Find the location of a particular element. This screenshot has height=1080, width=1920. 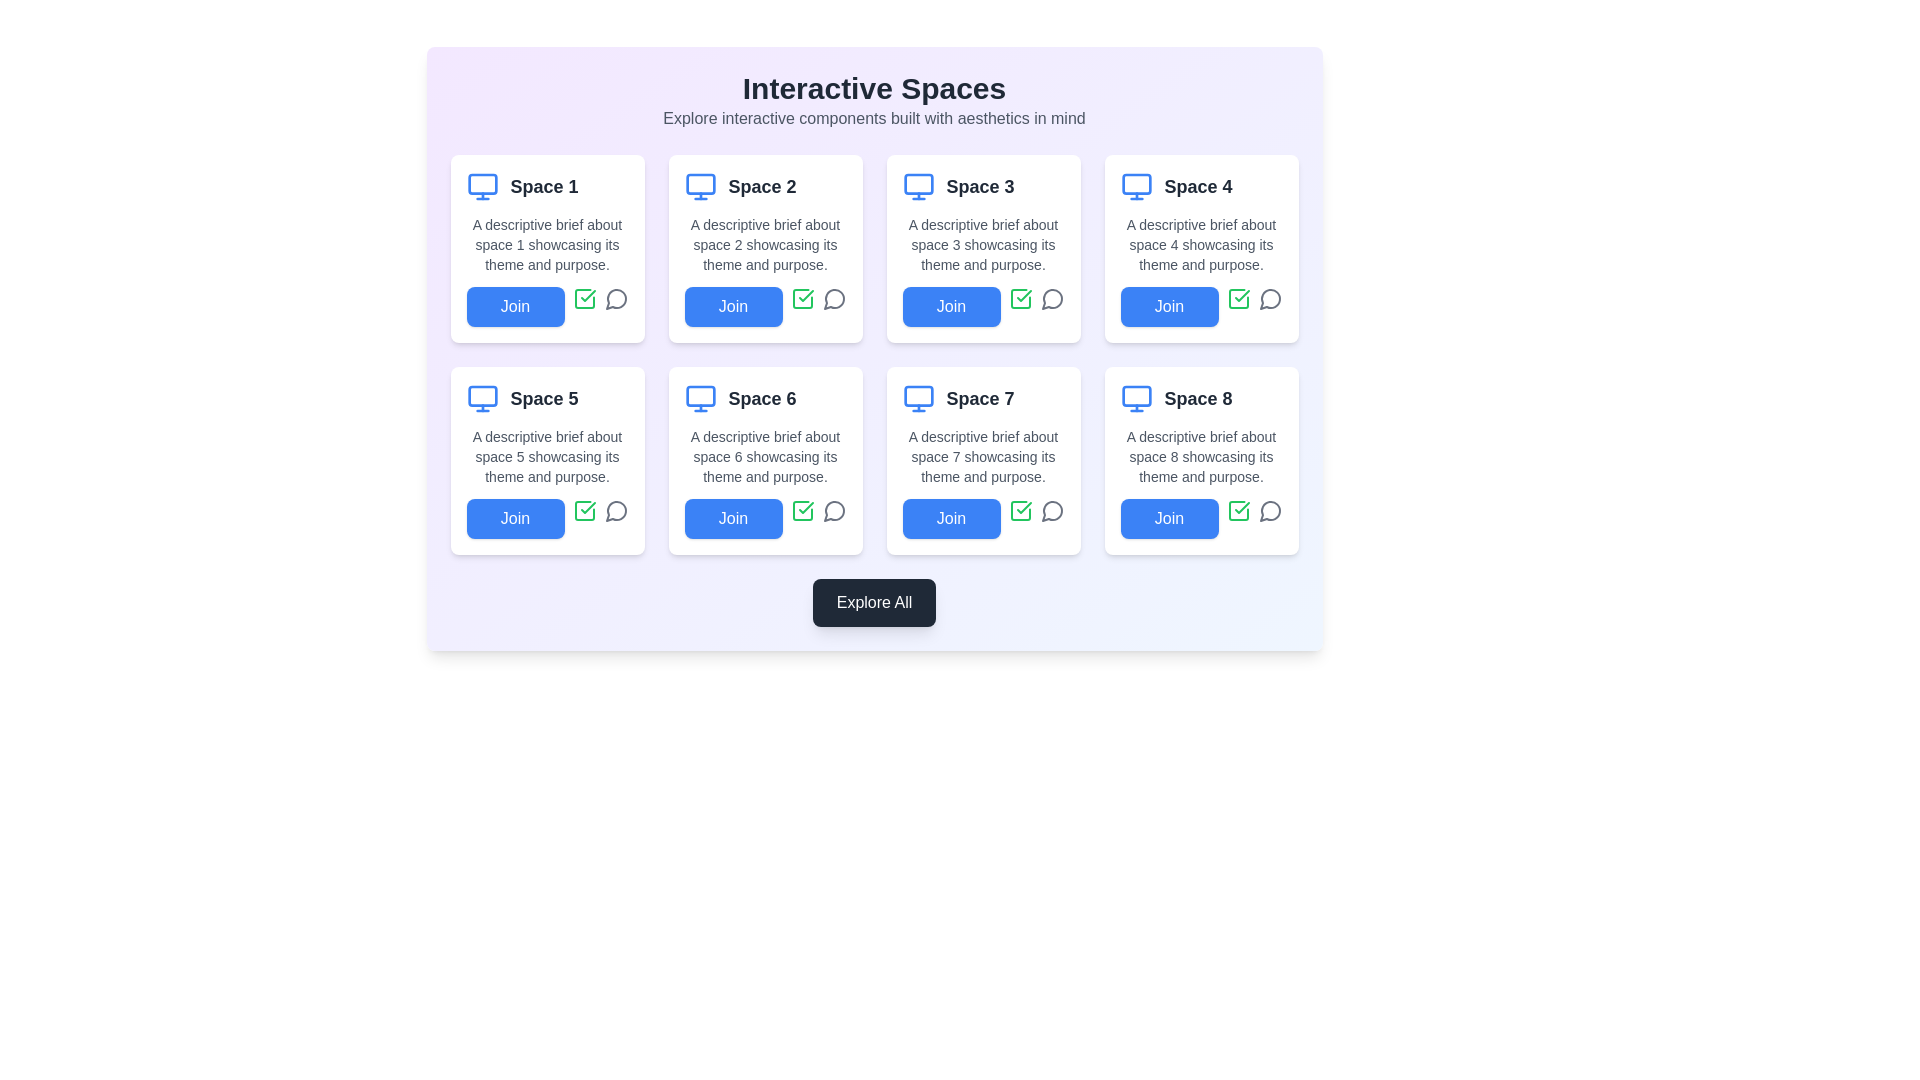

text displayed in the small, gray font stating 'A descriptive brief about space 3 showcasing its theme and purpose.' located in the second row, third card from the left beneath the title 'Space 3' is located at coordinates (983, 244).